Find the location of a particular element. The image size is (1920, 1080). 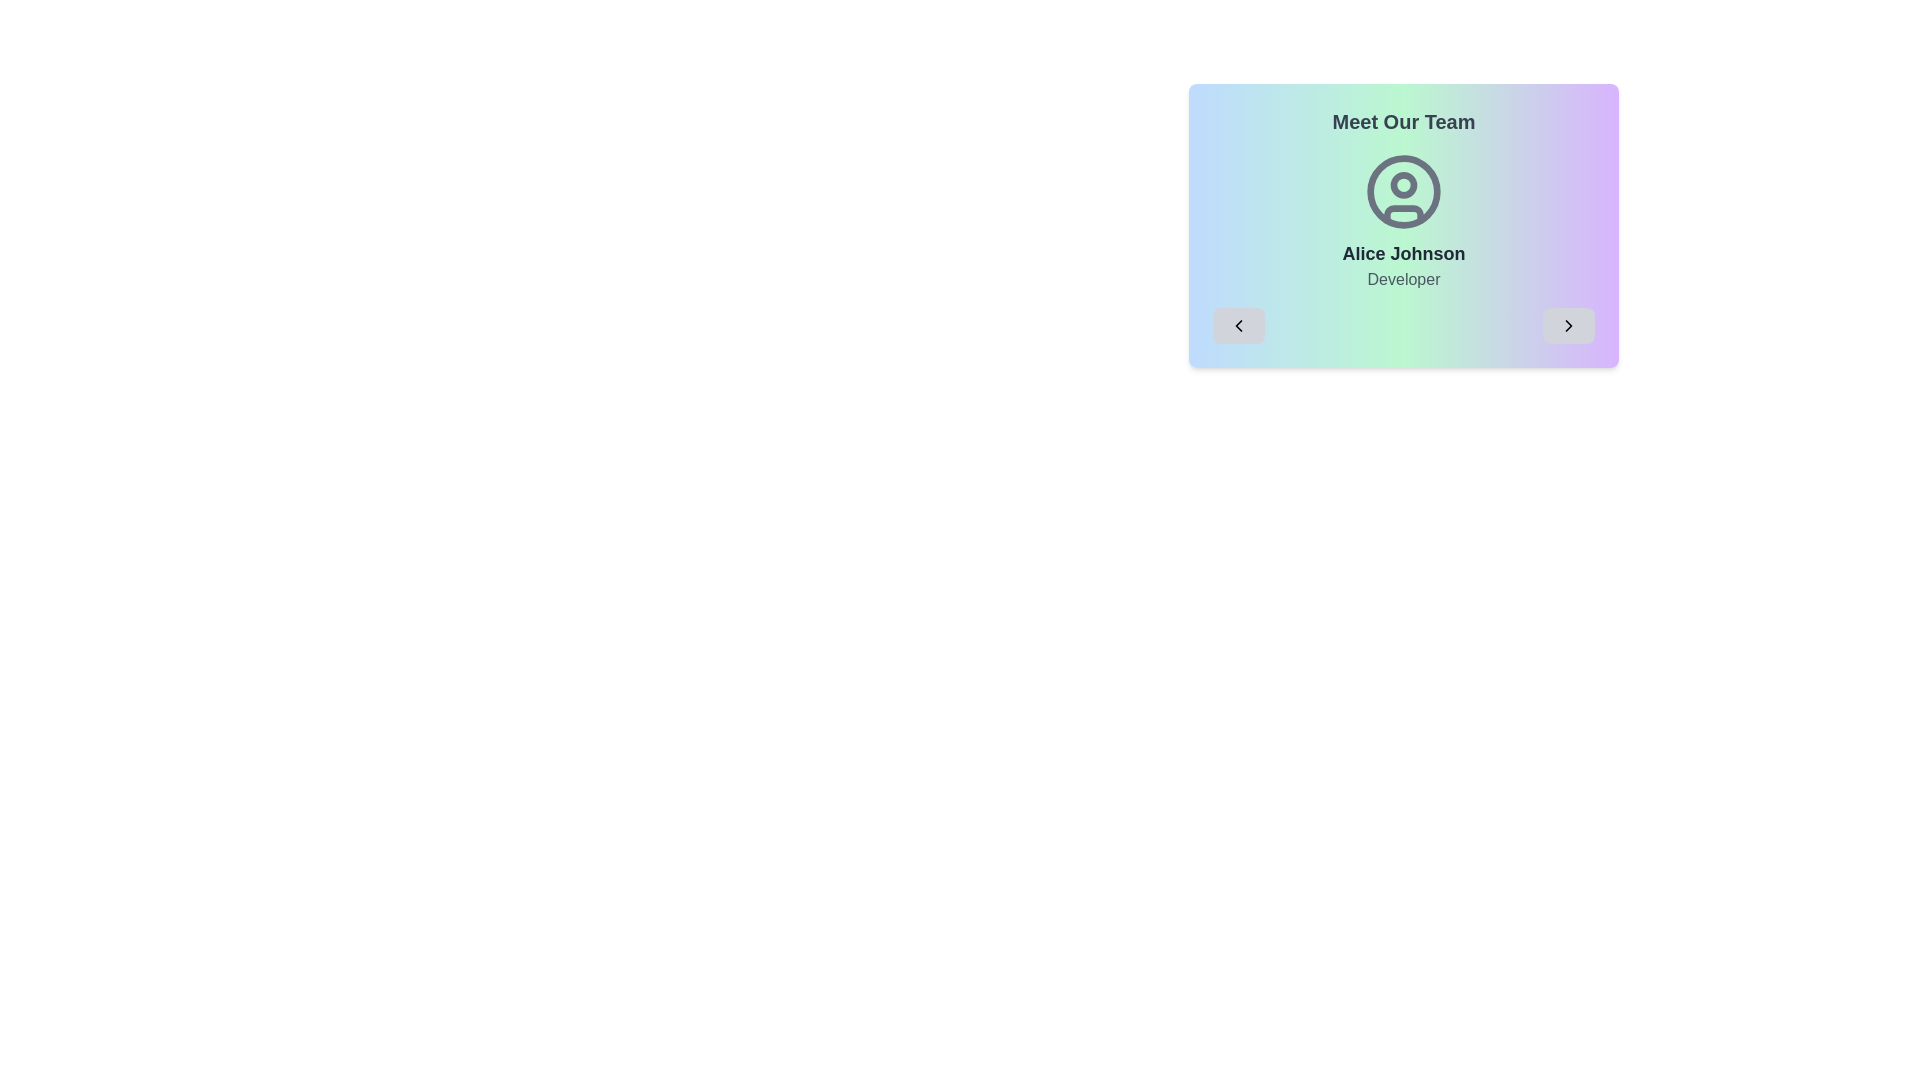

the rightward-pointing chevron icon within the light gray circular button located at the far right of the horizontal card displaying team member information is located at coordinates (1568, 325).